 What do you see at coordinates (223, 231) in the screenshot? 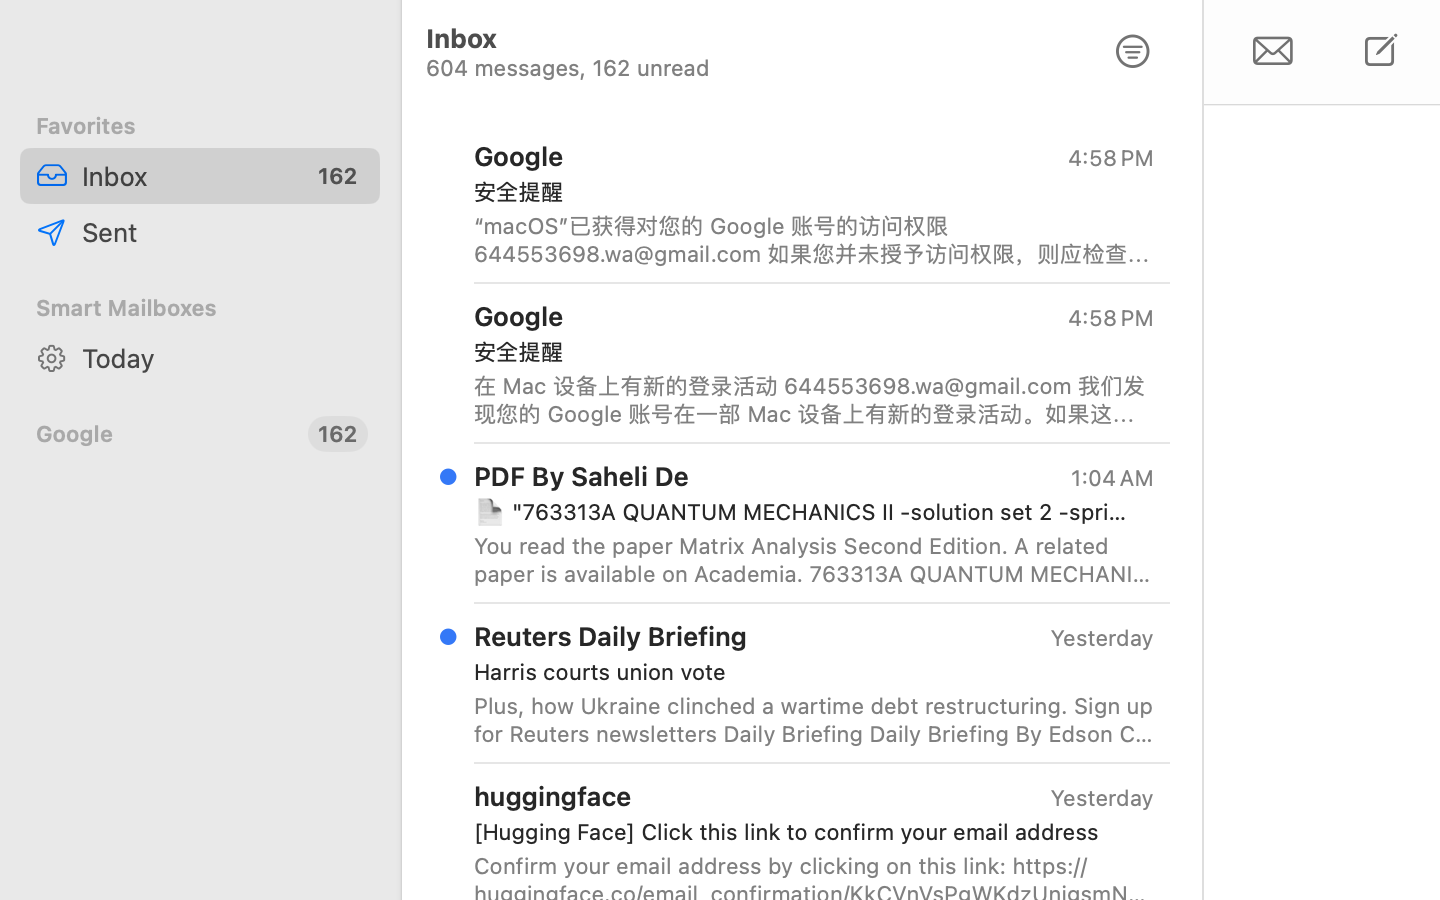
I see `'Sent'` at bounding box center [223, 231].